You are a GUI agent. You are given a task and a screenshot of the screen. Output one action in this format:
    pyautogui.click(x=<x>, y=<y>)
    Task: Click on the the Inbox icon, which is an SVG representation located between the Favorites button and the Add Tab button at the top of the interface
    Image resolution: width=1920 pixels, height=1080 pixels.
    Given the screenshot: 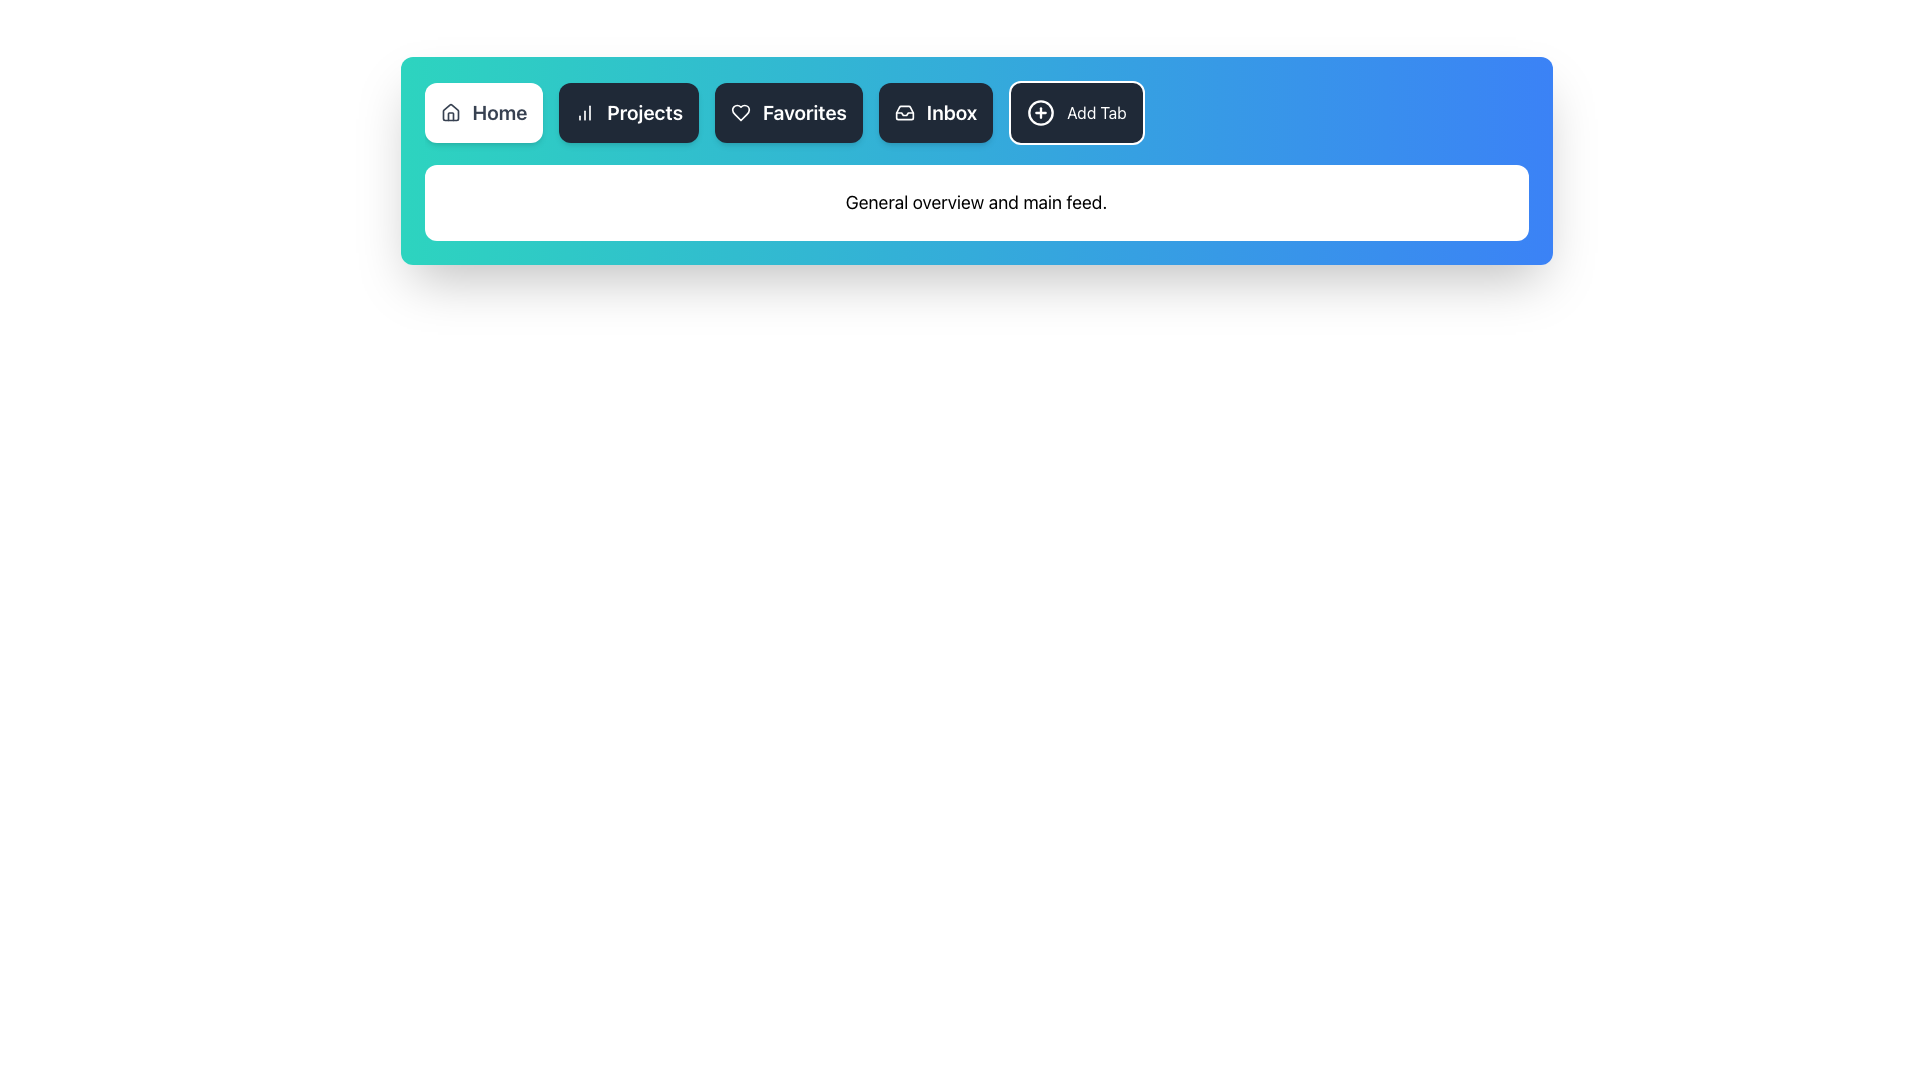 What is the action you would take?
    pyautogui.click(x=903, y=112)
    